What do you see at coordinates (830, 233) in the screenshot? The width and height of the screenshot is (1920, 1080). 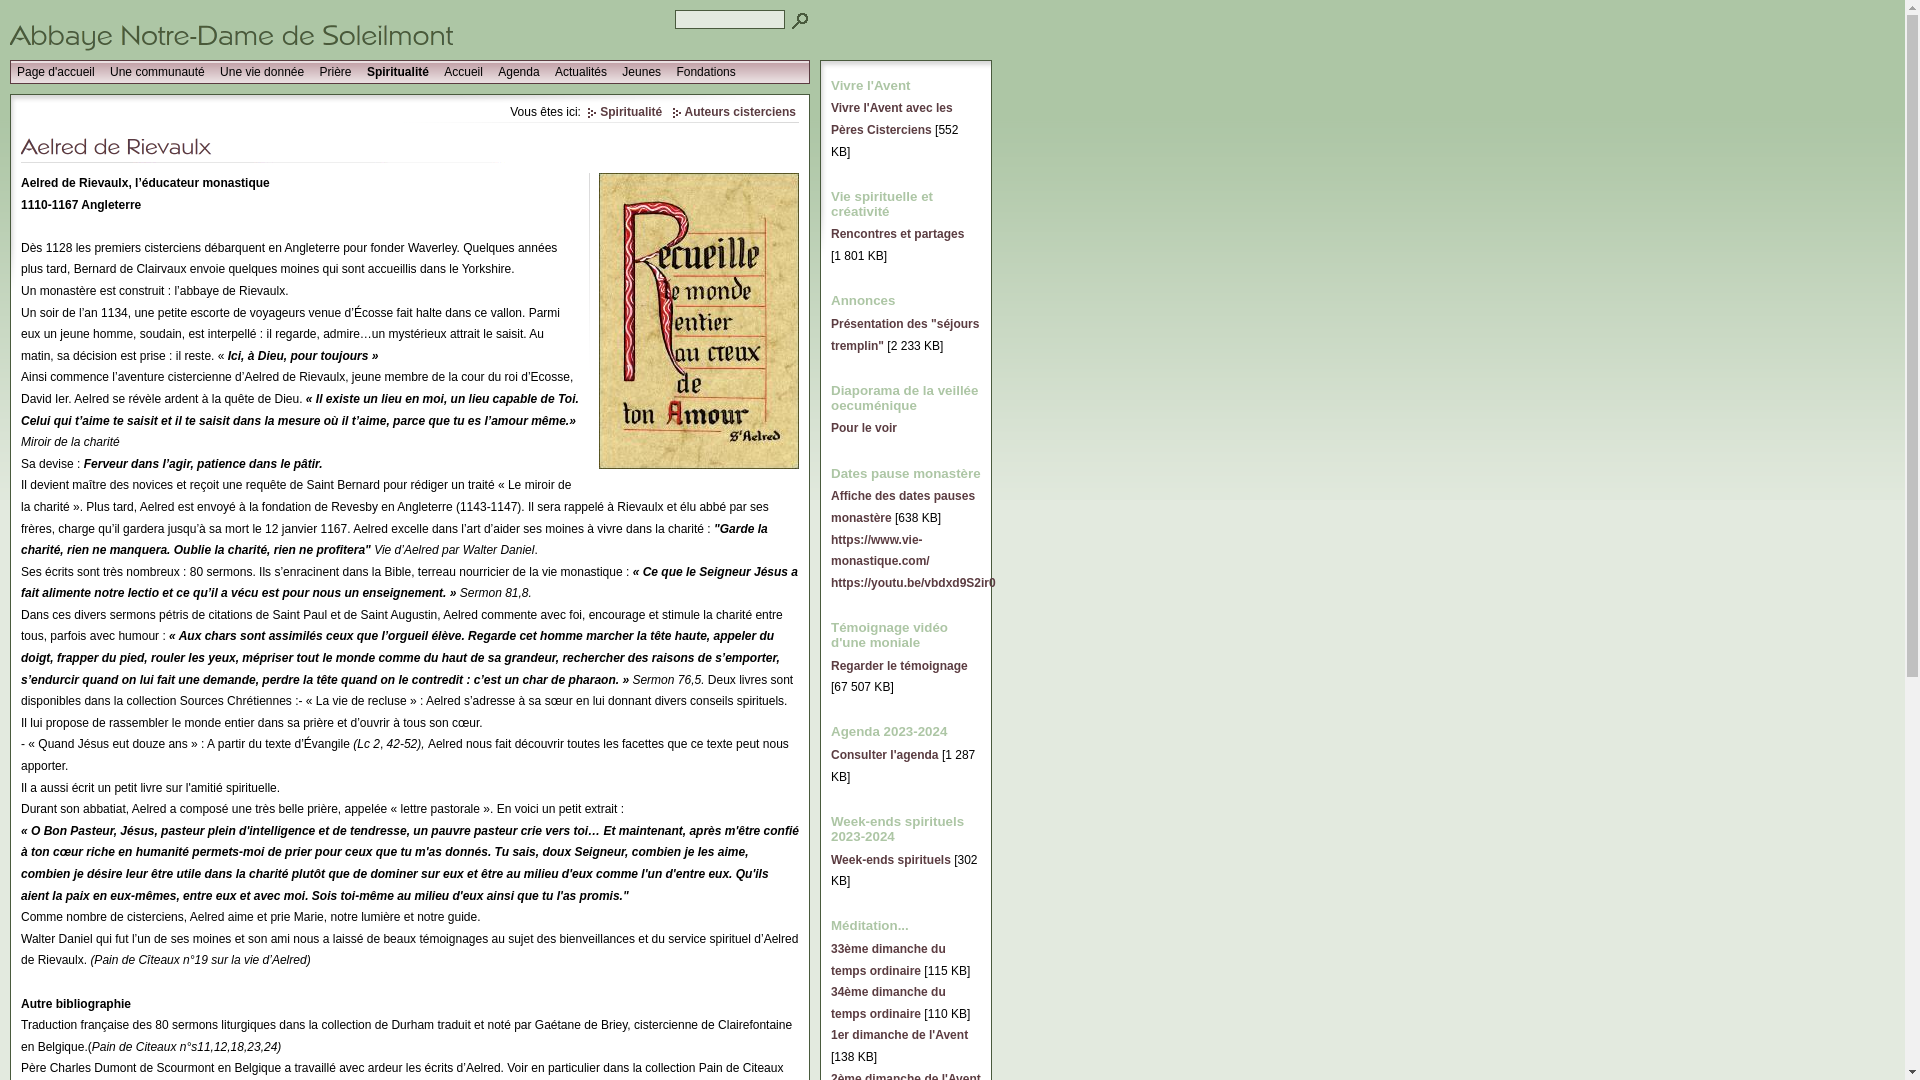 I see `'Rencontres et partages'` at bounding box center [830, 233].